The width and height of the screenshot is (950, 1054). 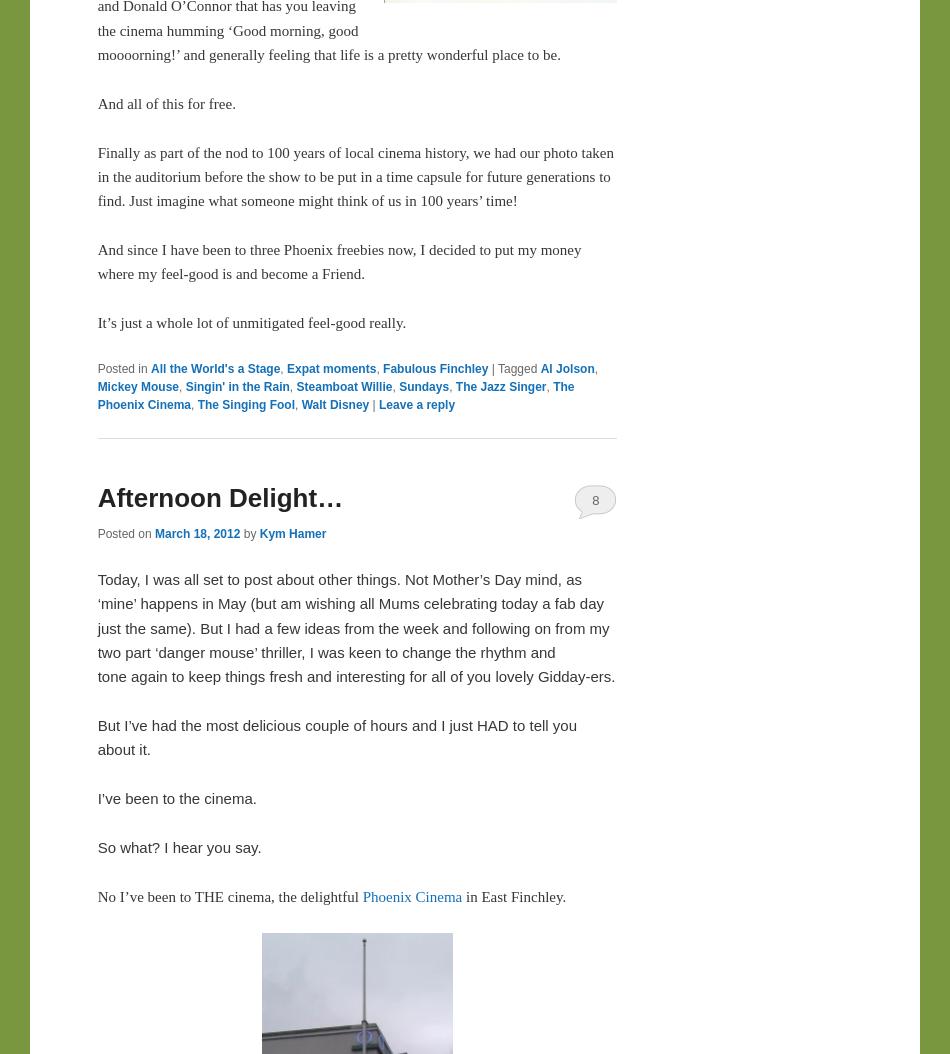 What do you see at coordinates (330, 367) in the screenshot?
I see `'Expat moments'` at bounding box center [330, 367].